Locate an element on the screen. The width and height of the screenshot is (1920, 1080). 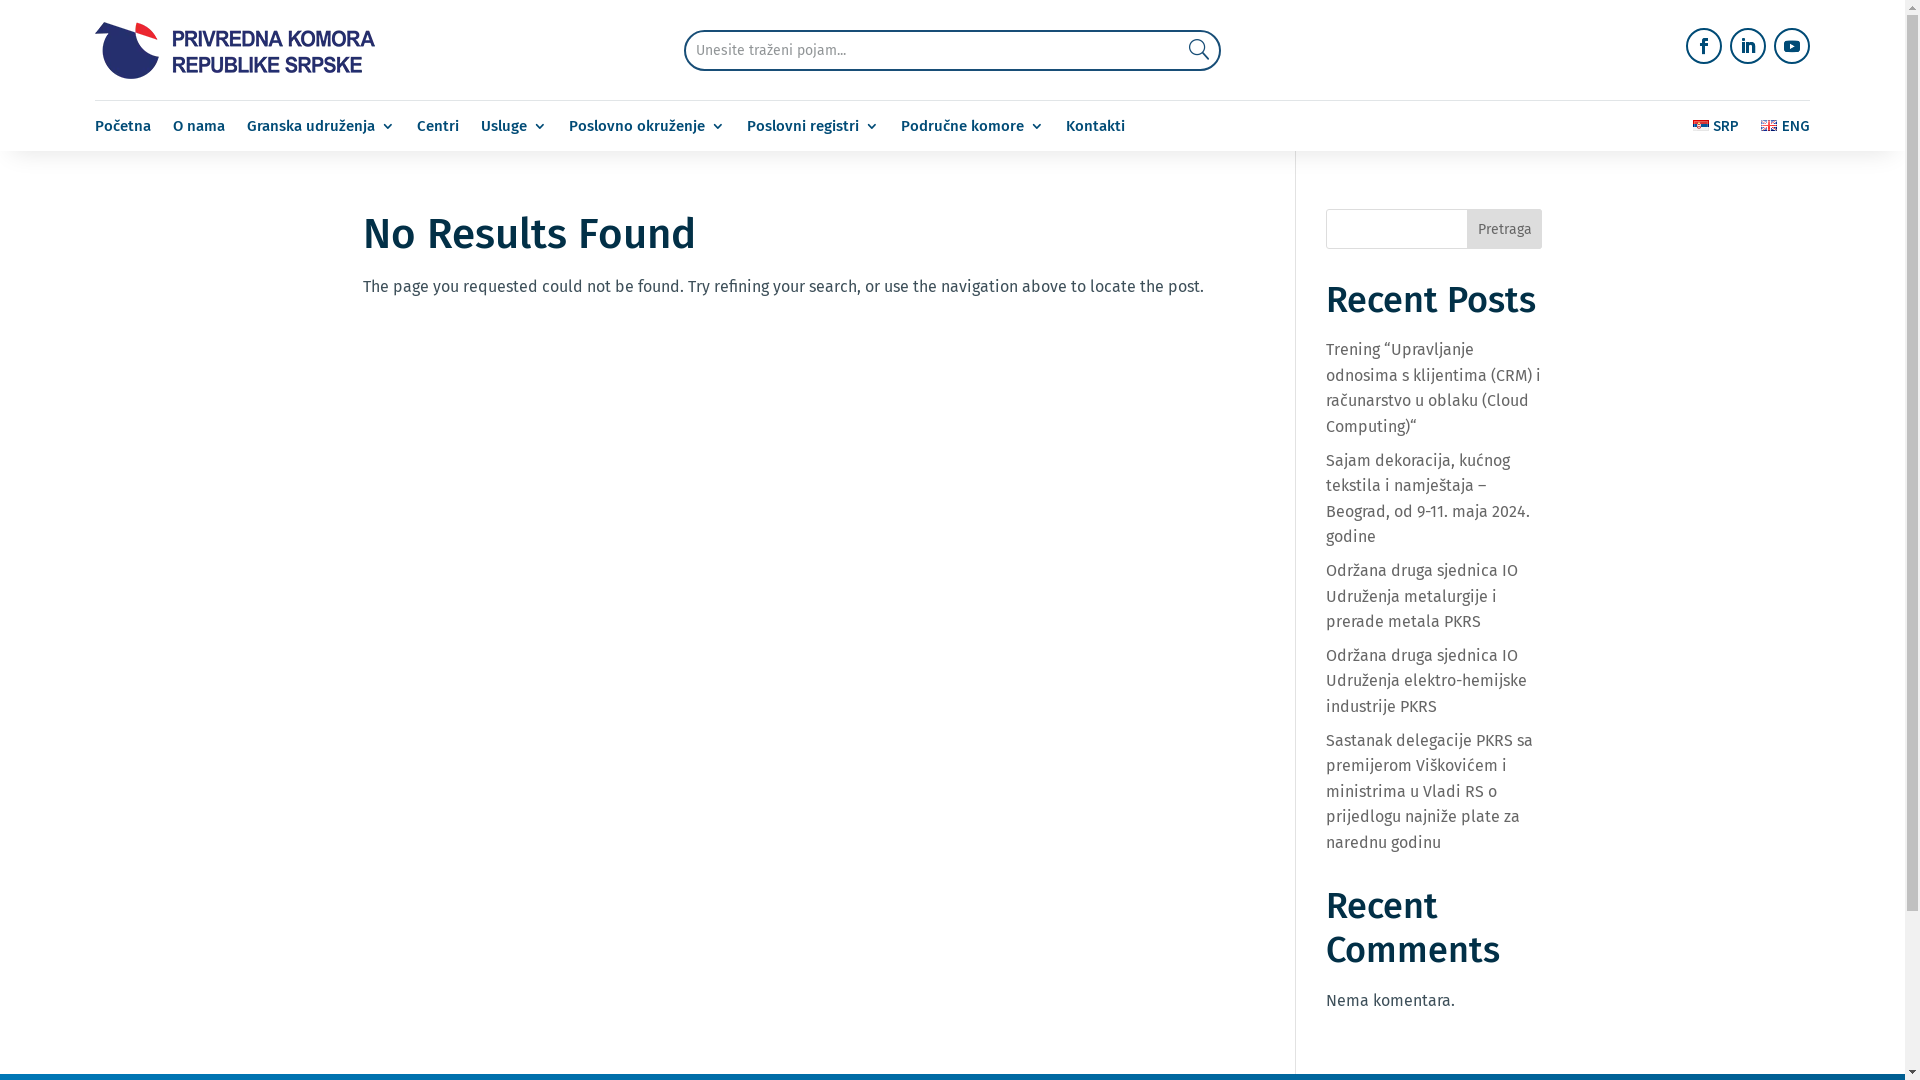
'O nama' is located at coordinates (198, 130).